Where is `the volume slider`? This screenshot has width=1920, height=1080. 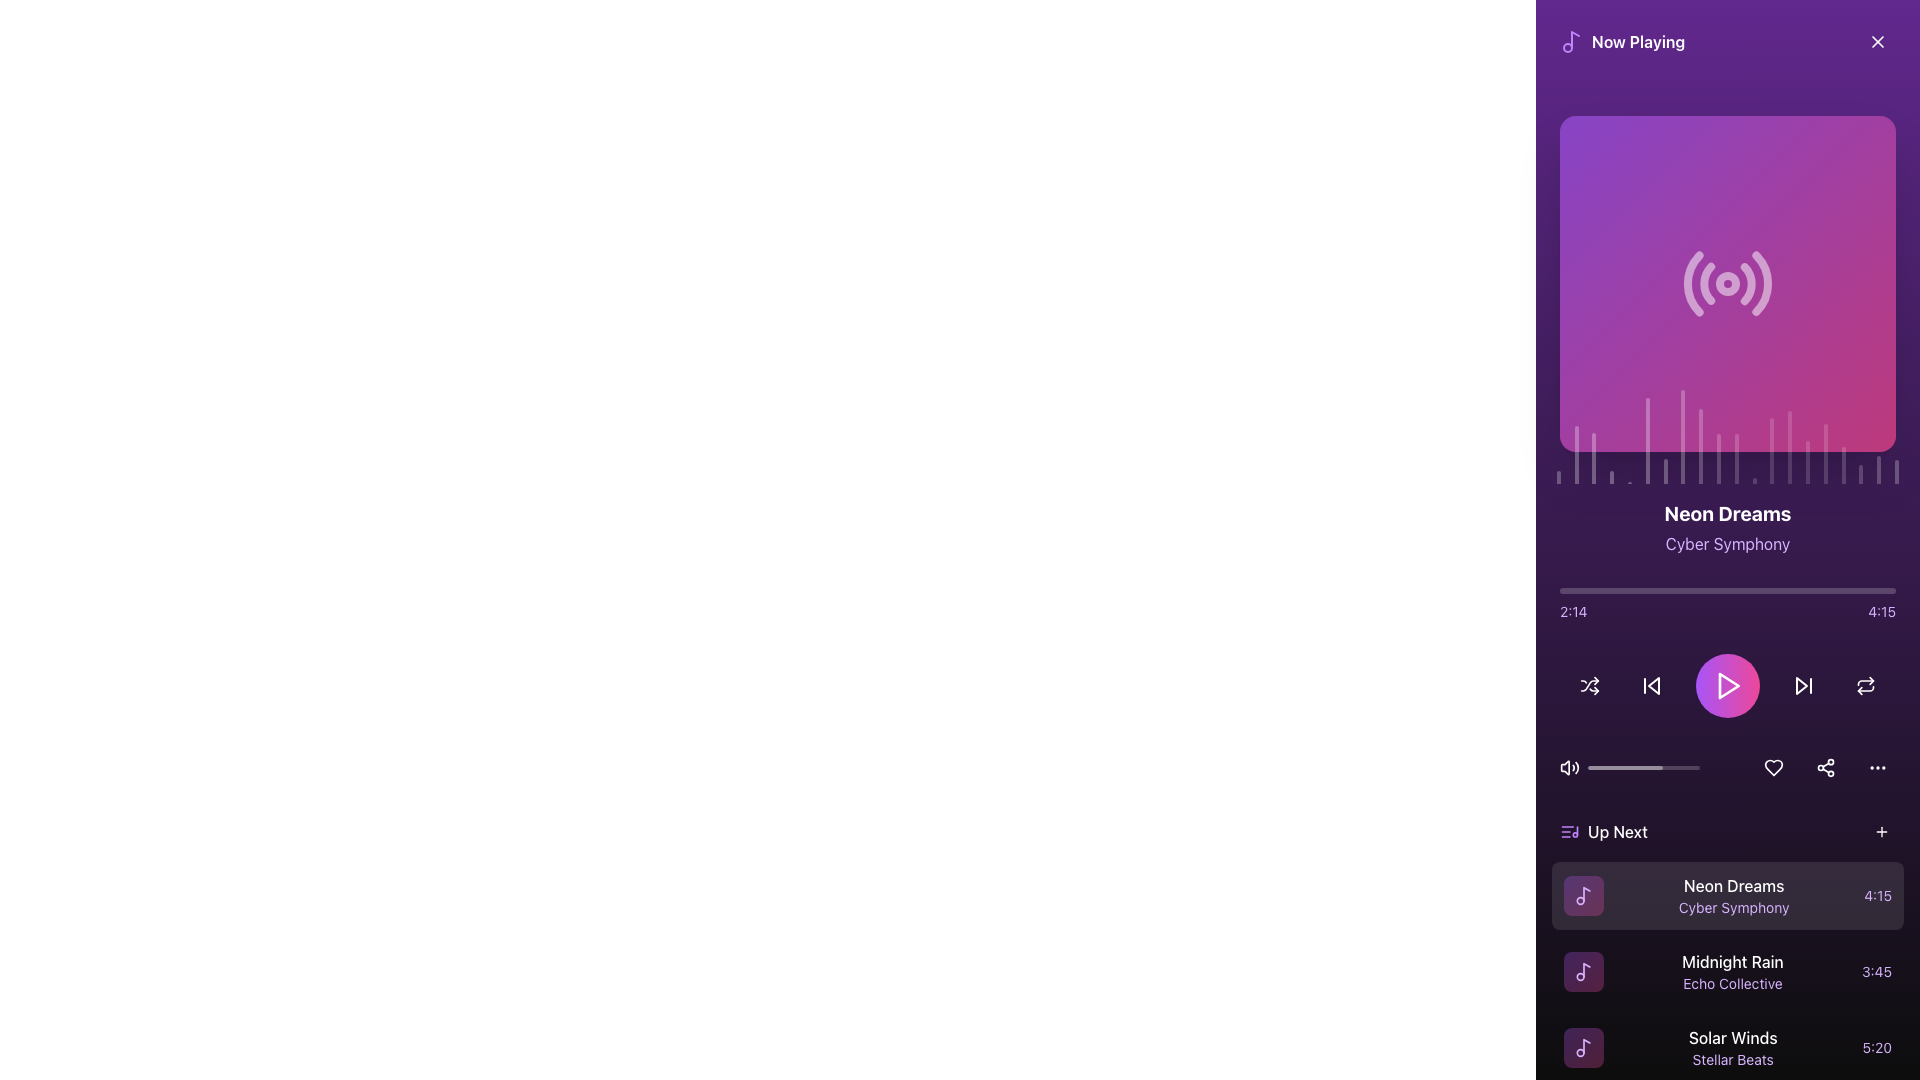
the volume slider is located at coordinates (1636, 766).